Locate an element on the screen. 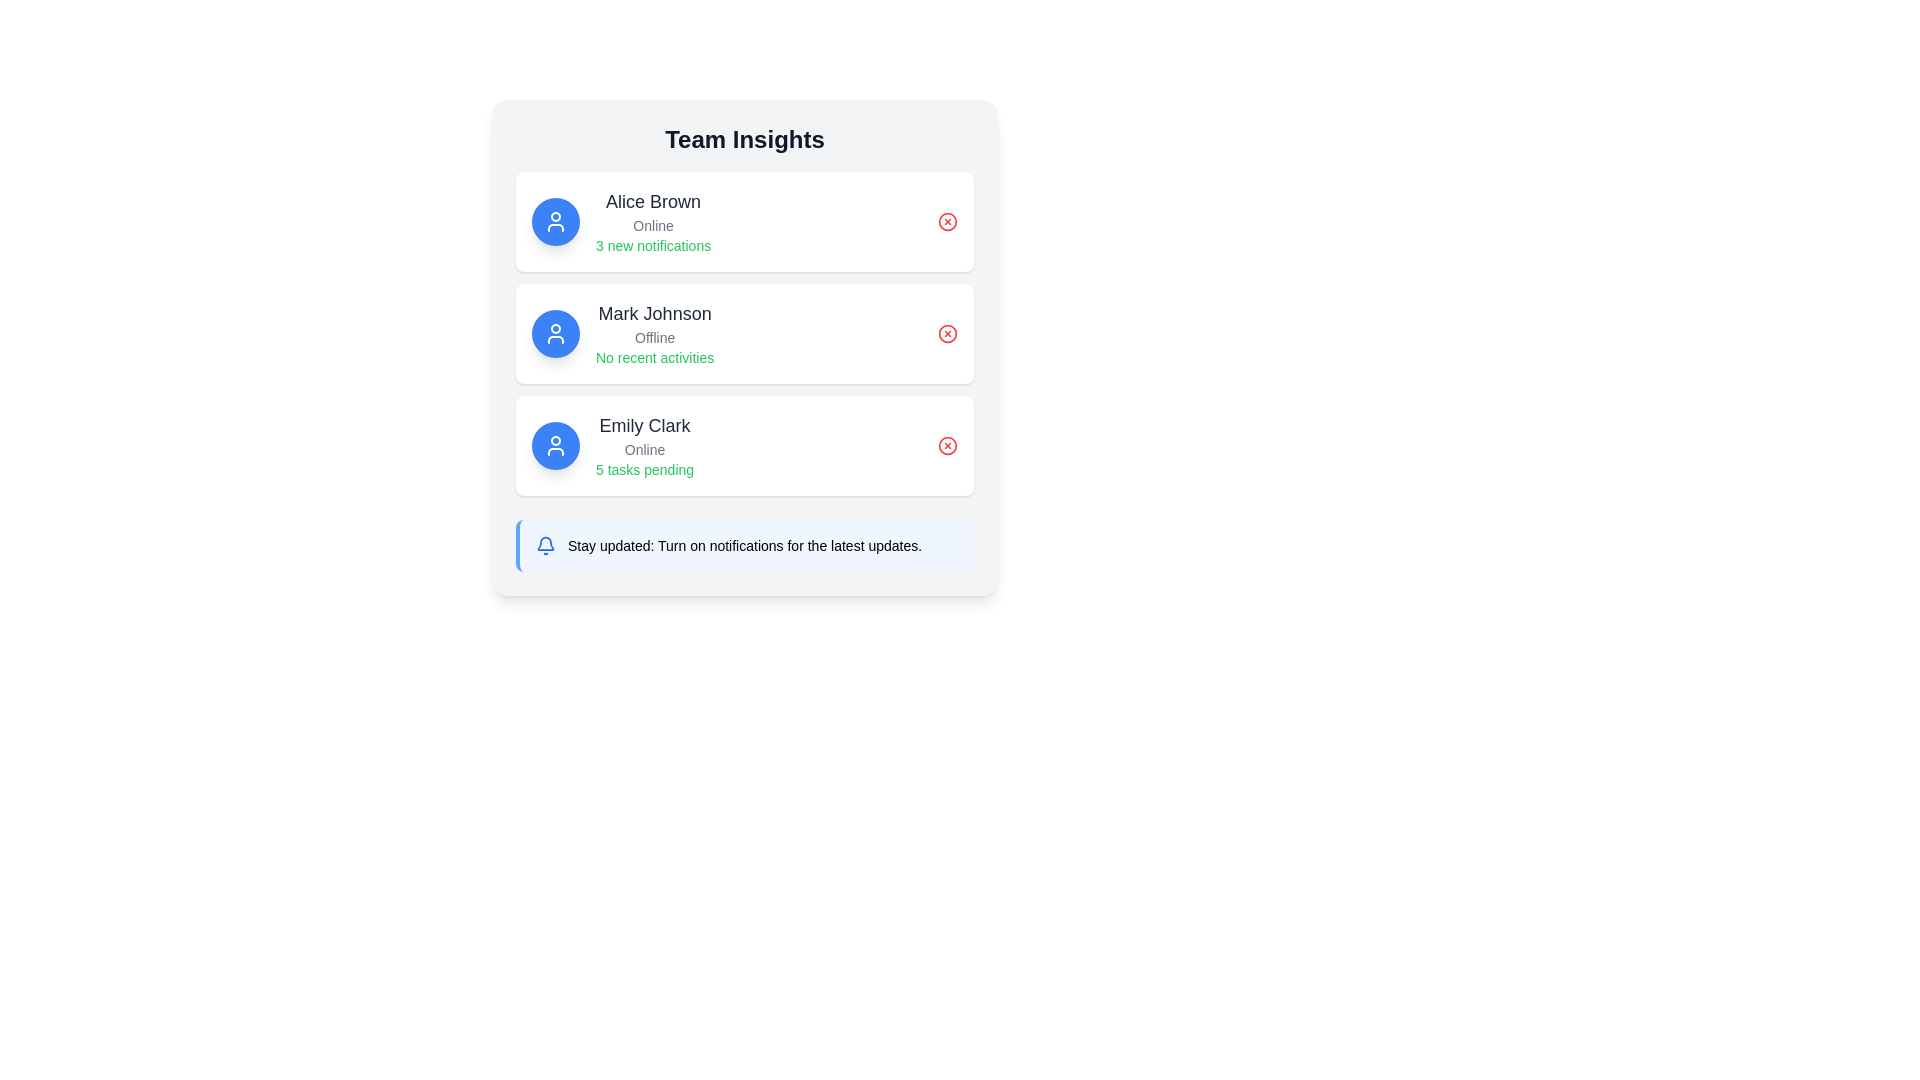 Image resolution: width=1920 pixels, height=1080 pixels. the user profile icon representing 'Alice Brown' in the profile section of the list item, which is located to the left of the text information is located at coordinates (556, 222).